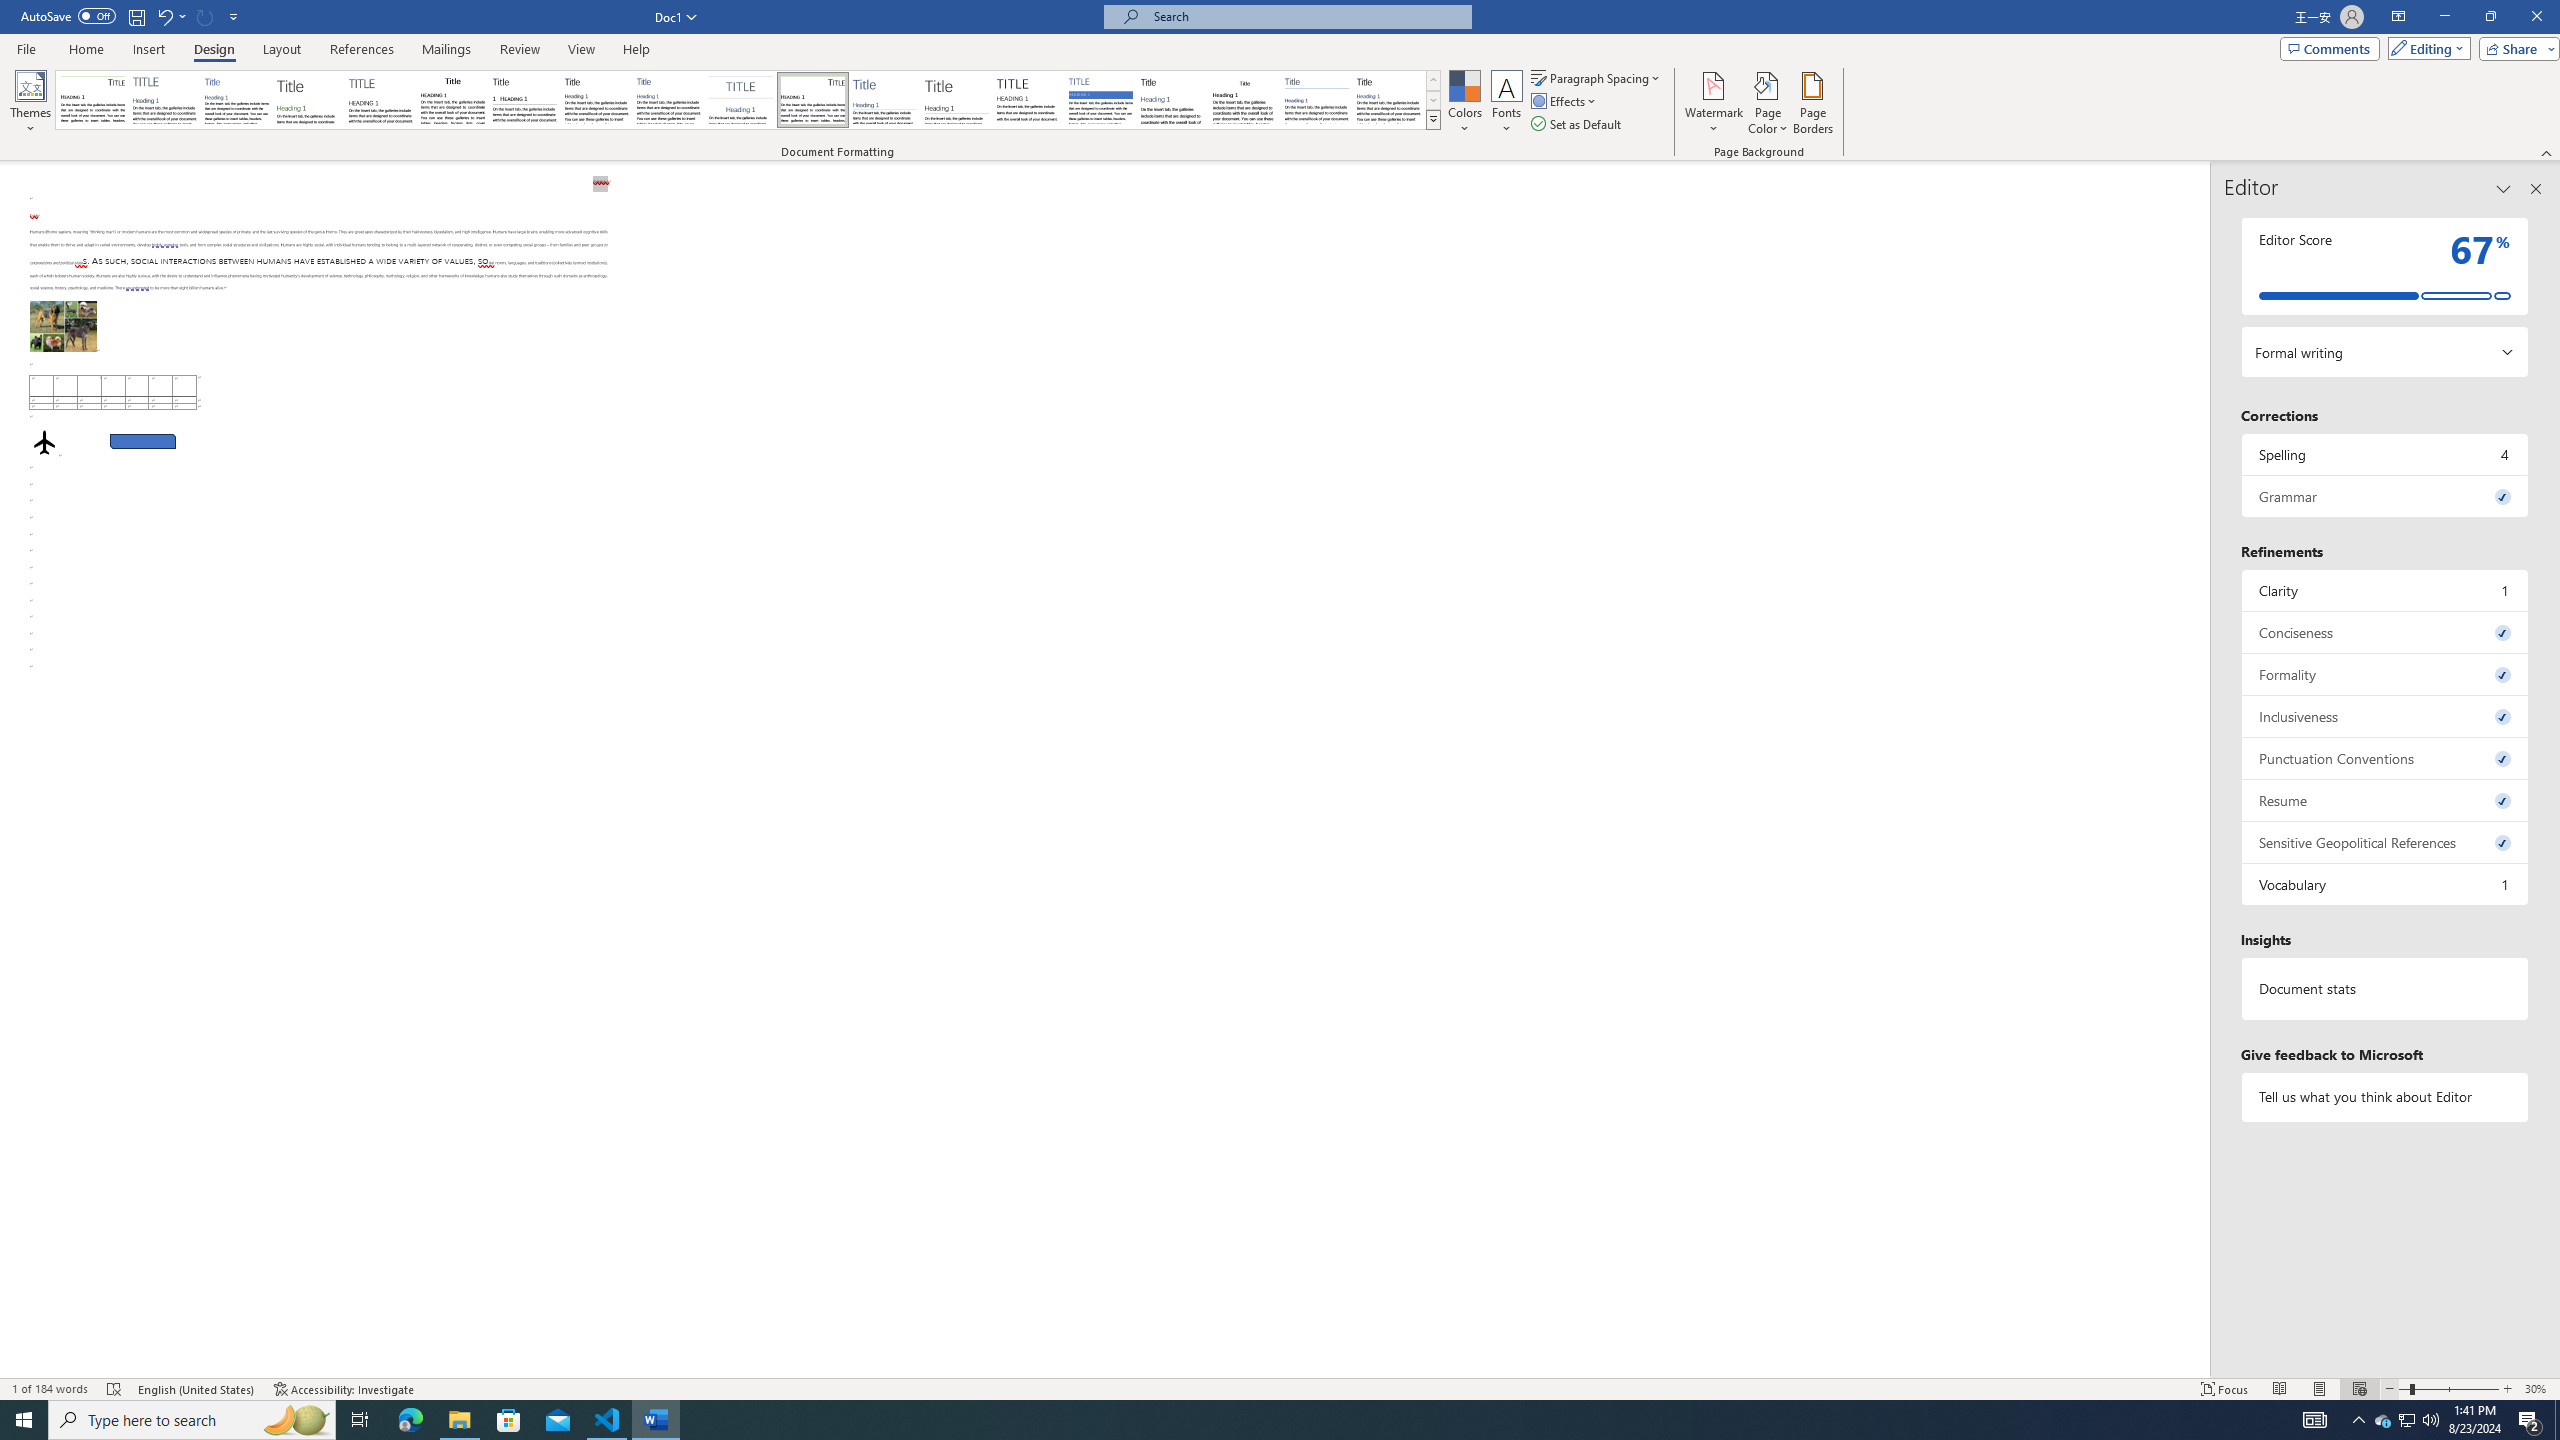 The width and height of the screenshot is (2560, 1440). I want to click on 'Save', so click(135, 15).